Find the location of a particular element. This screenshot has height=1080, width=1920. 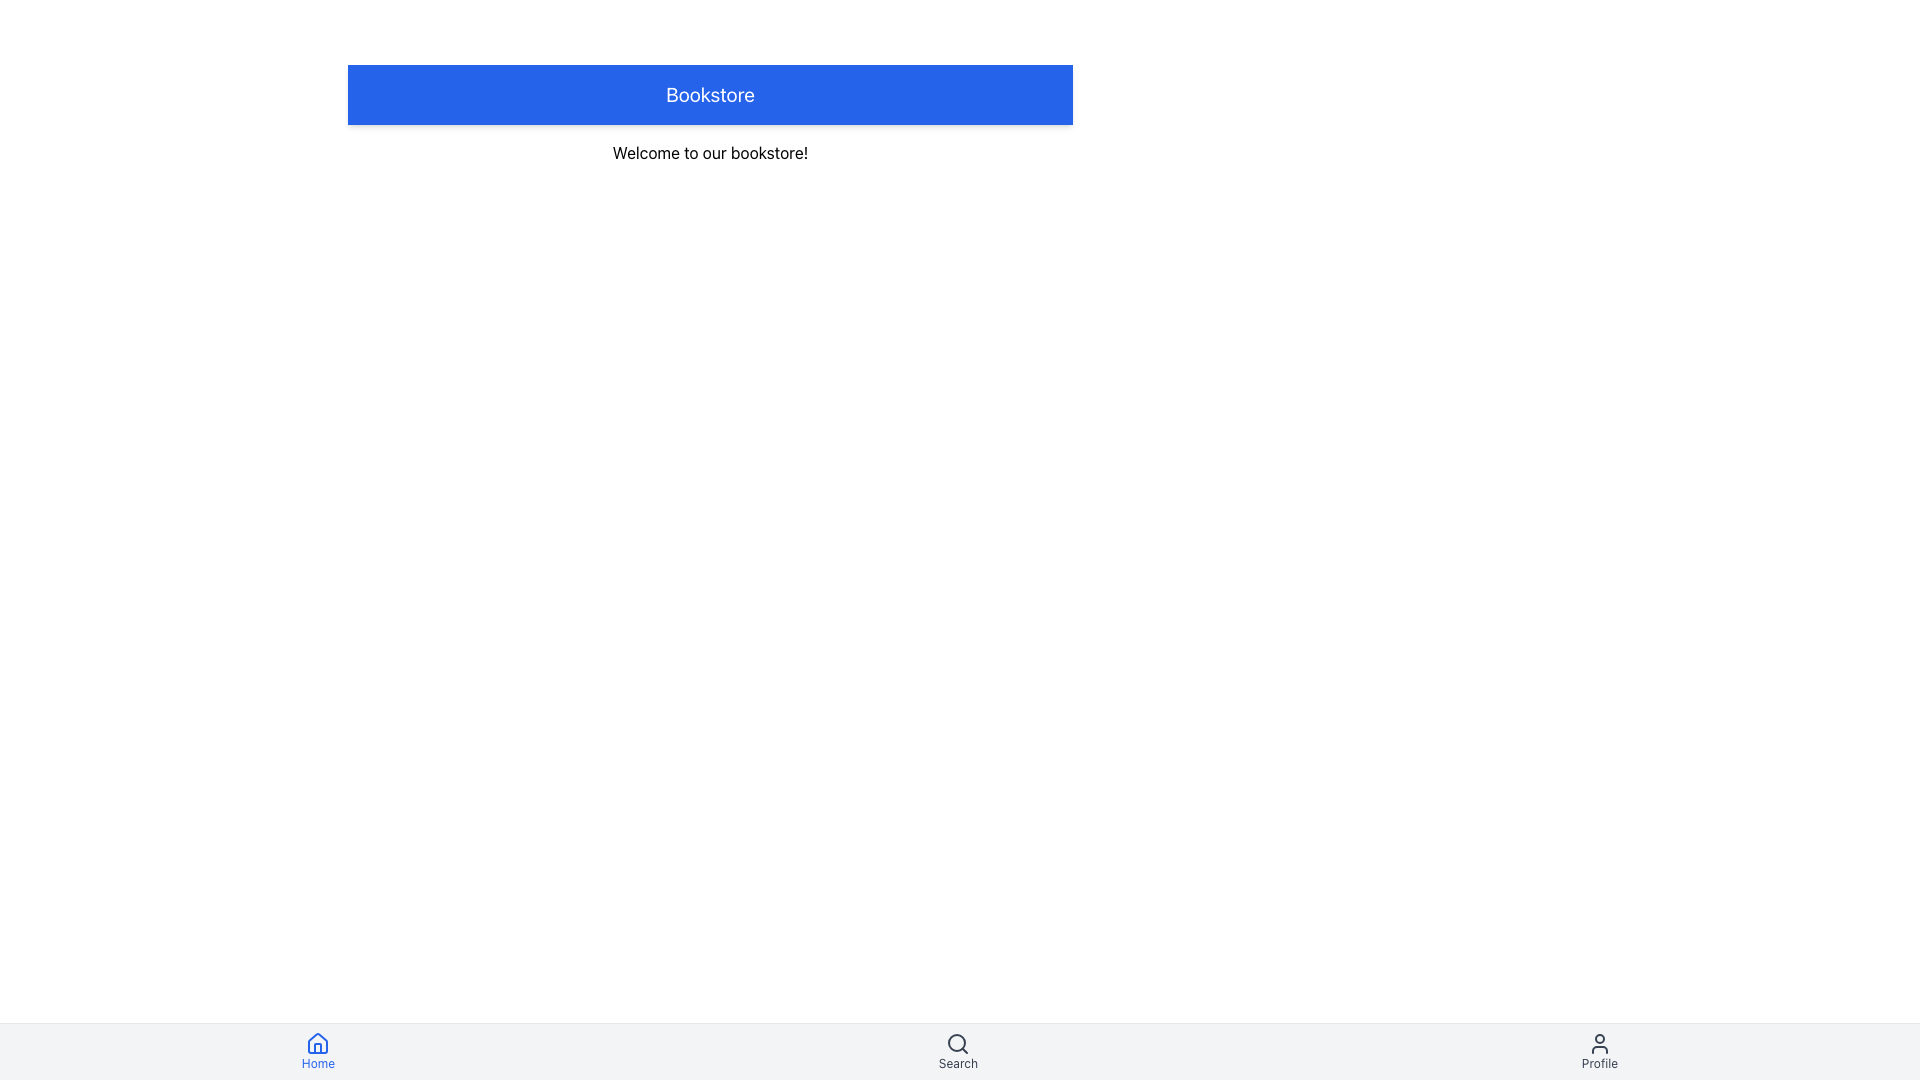

the house icon in the bottom navigation bar for visual feedback is located at coordinates (317, 1042).